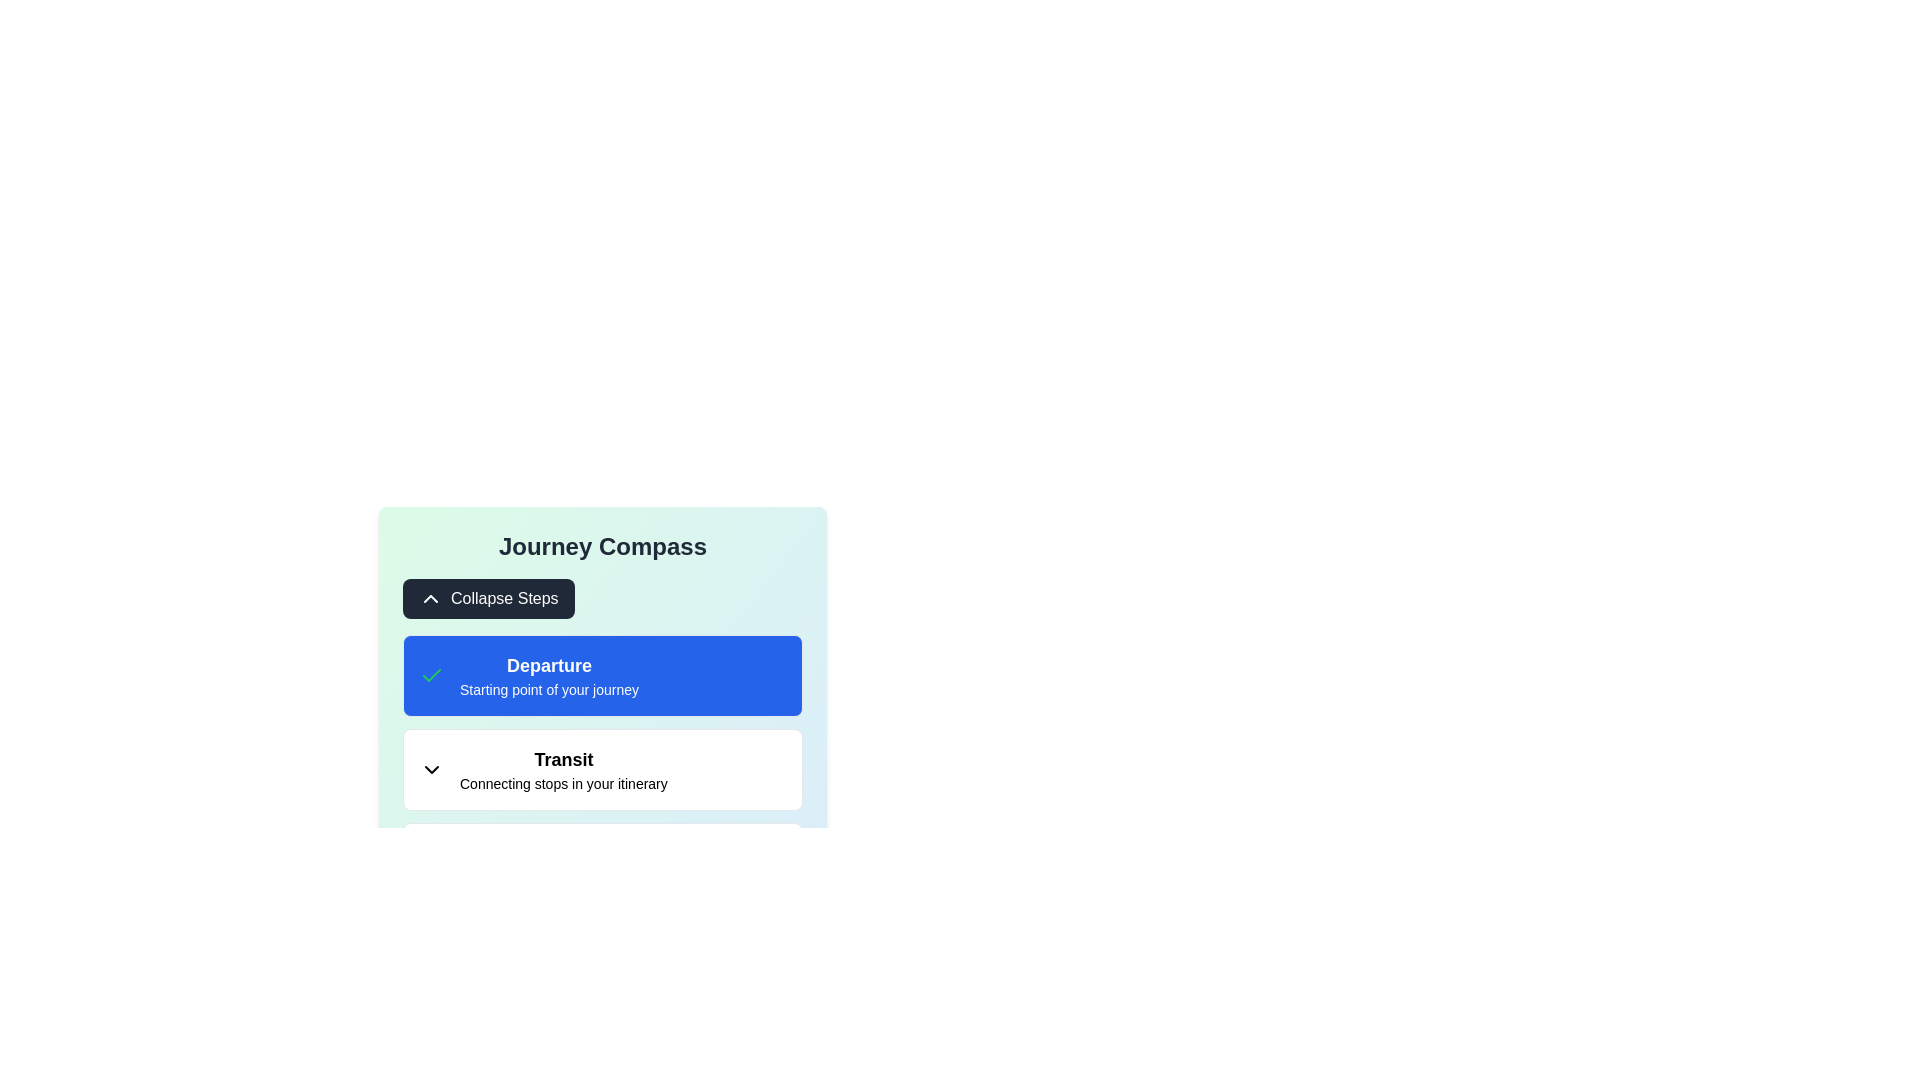  I want to click on the 'Transit' informational card, so click(602, 769).